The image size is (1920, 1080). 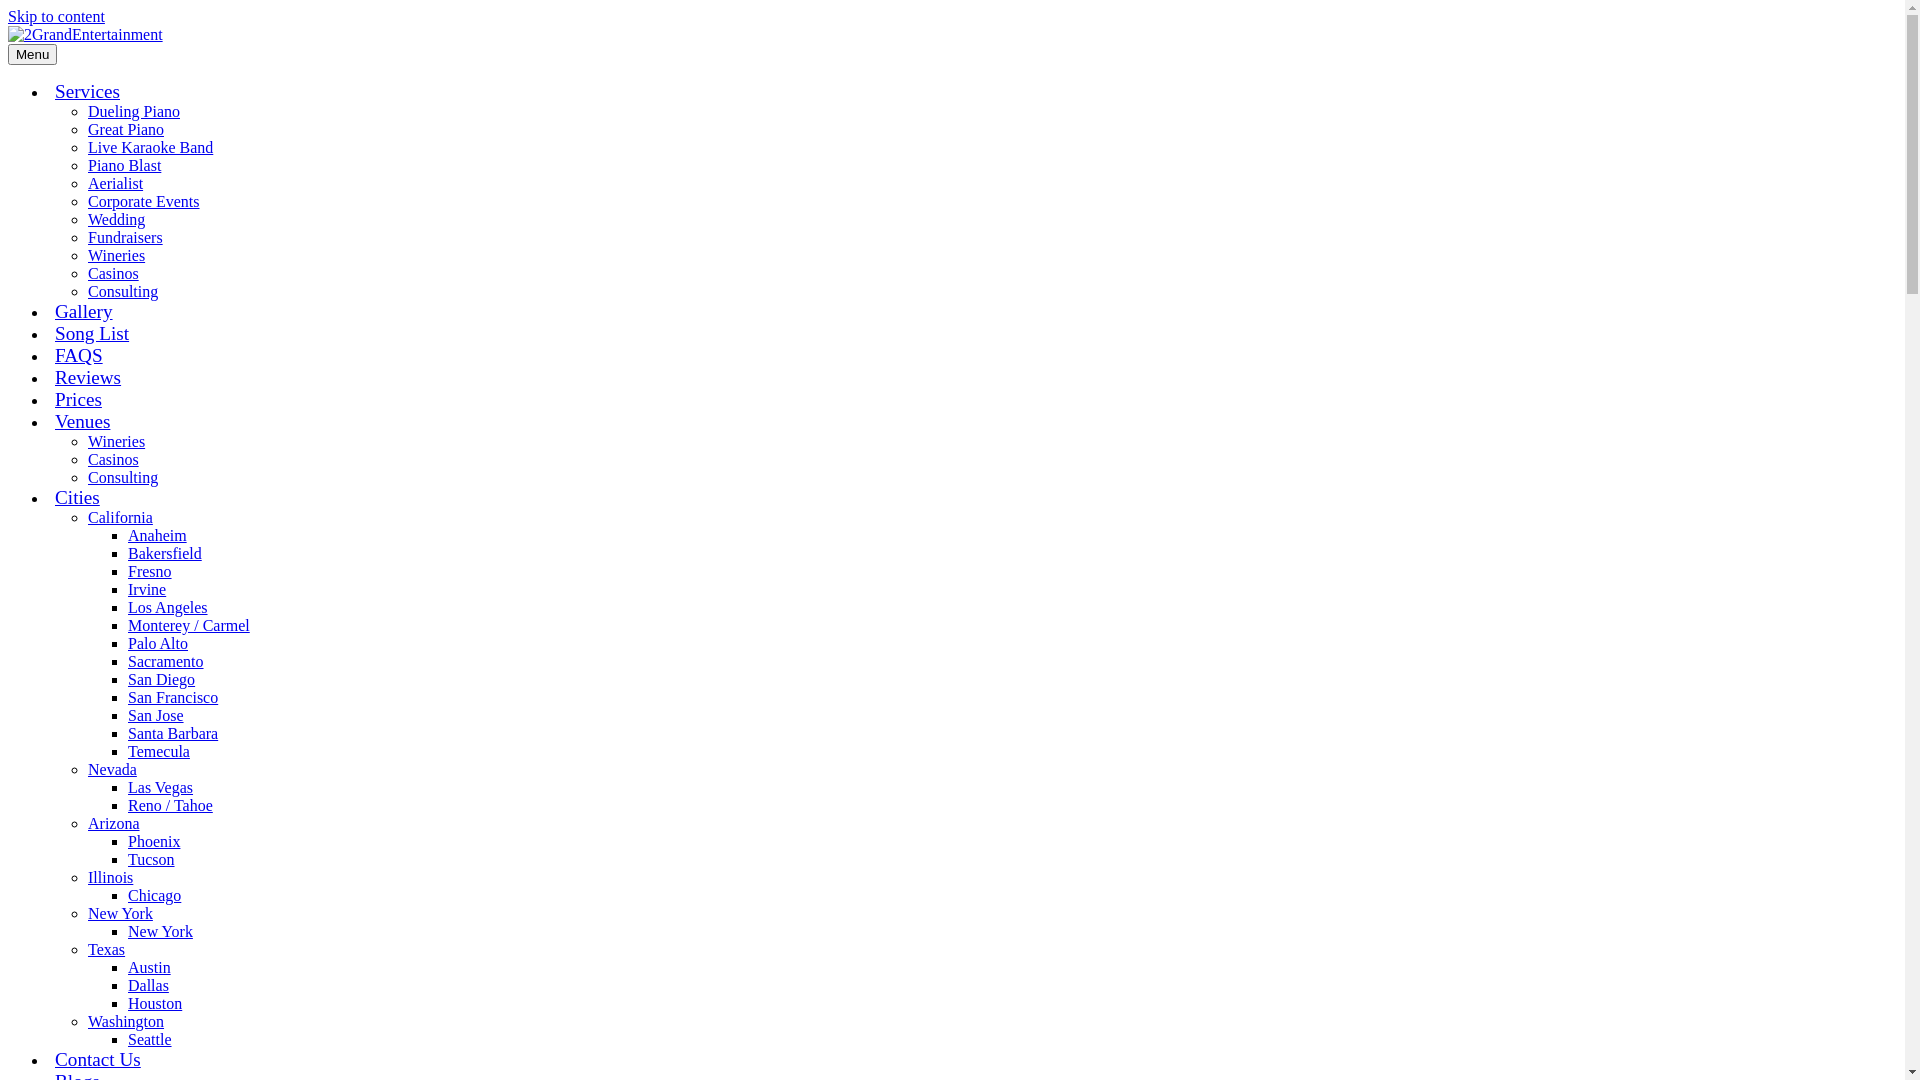 I want to click on 'Venues', so click(x=81, y=420).